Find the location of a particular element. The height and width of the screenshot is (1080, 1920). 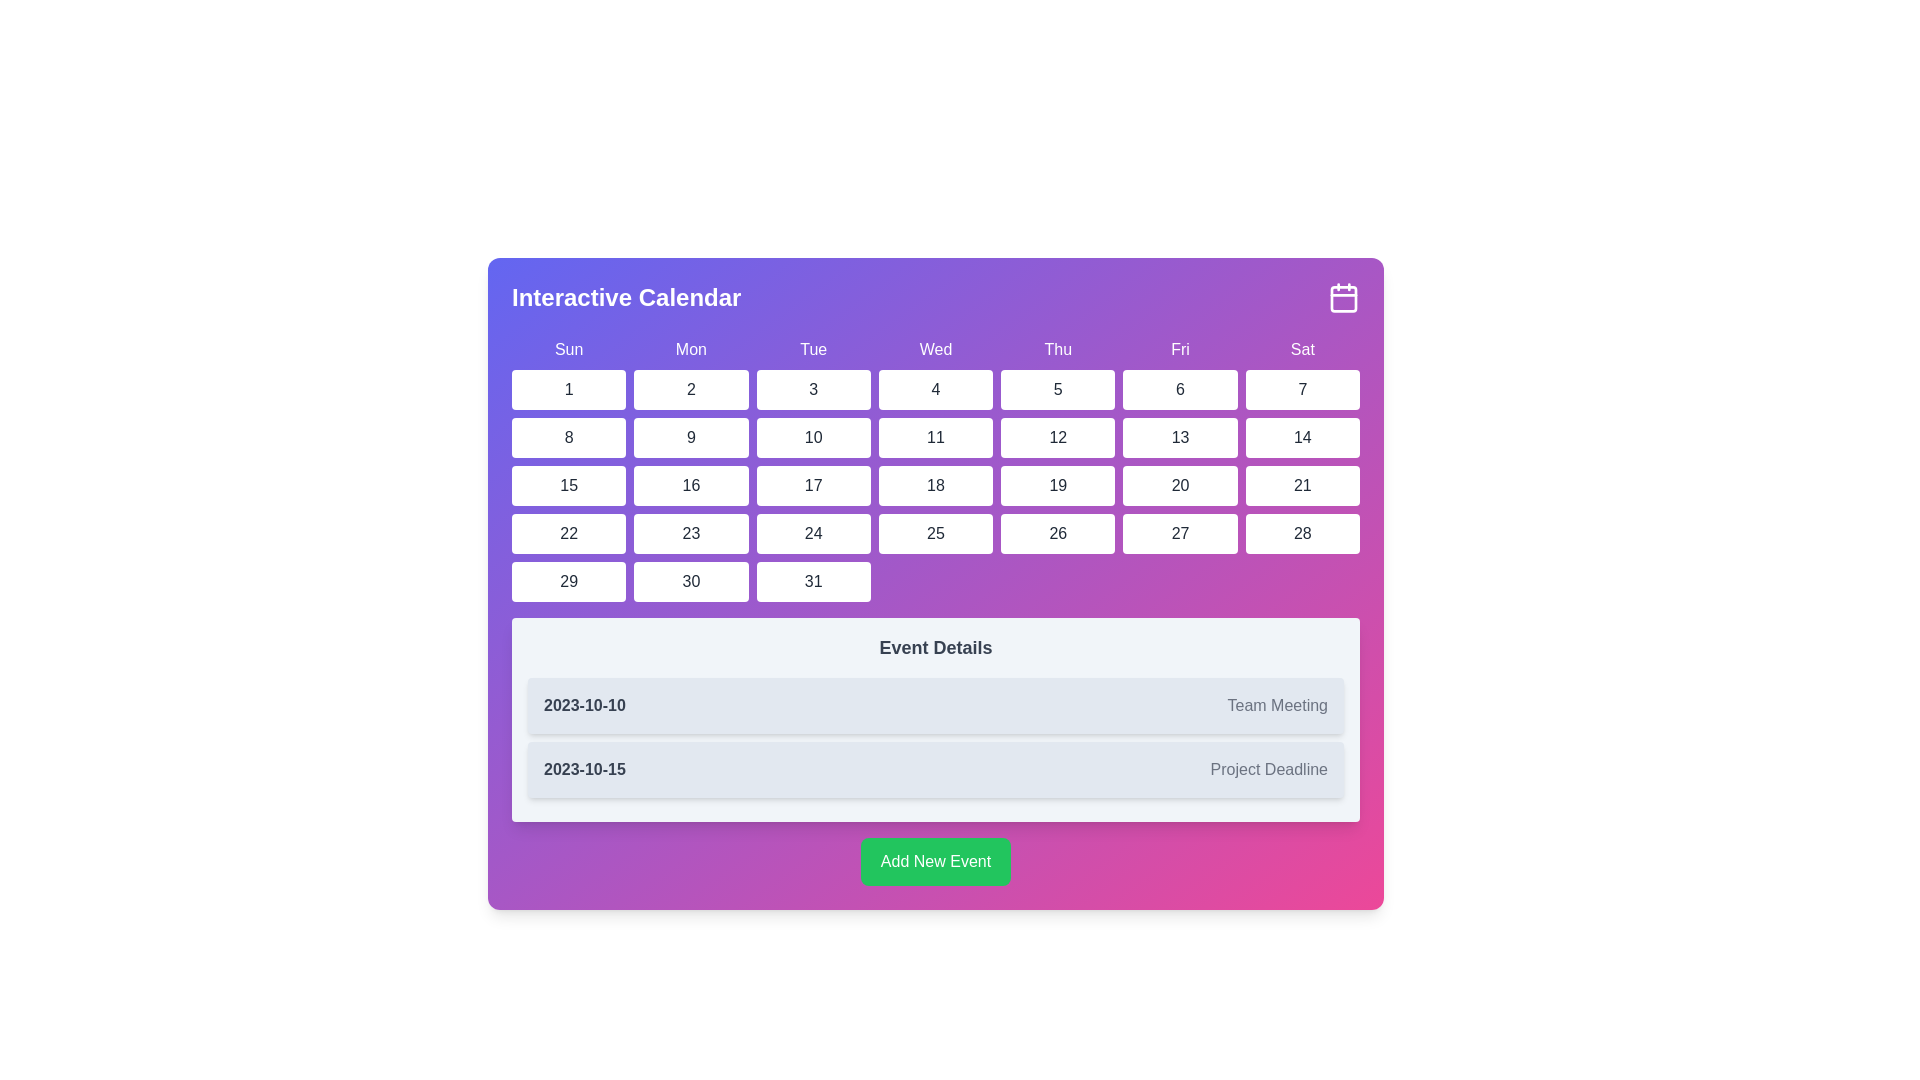

the rectangular button displaying the number '11' in dark gray text, located in the fourth column and second row of the calendar grid is located at coordinates (935, 437).